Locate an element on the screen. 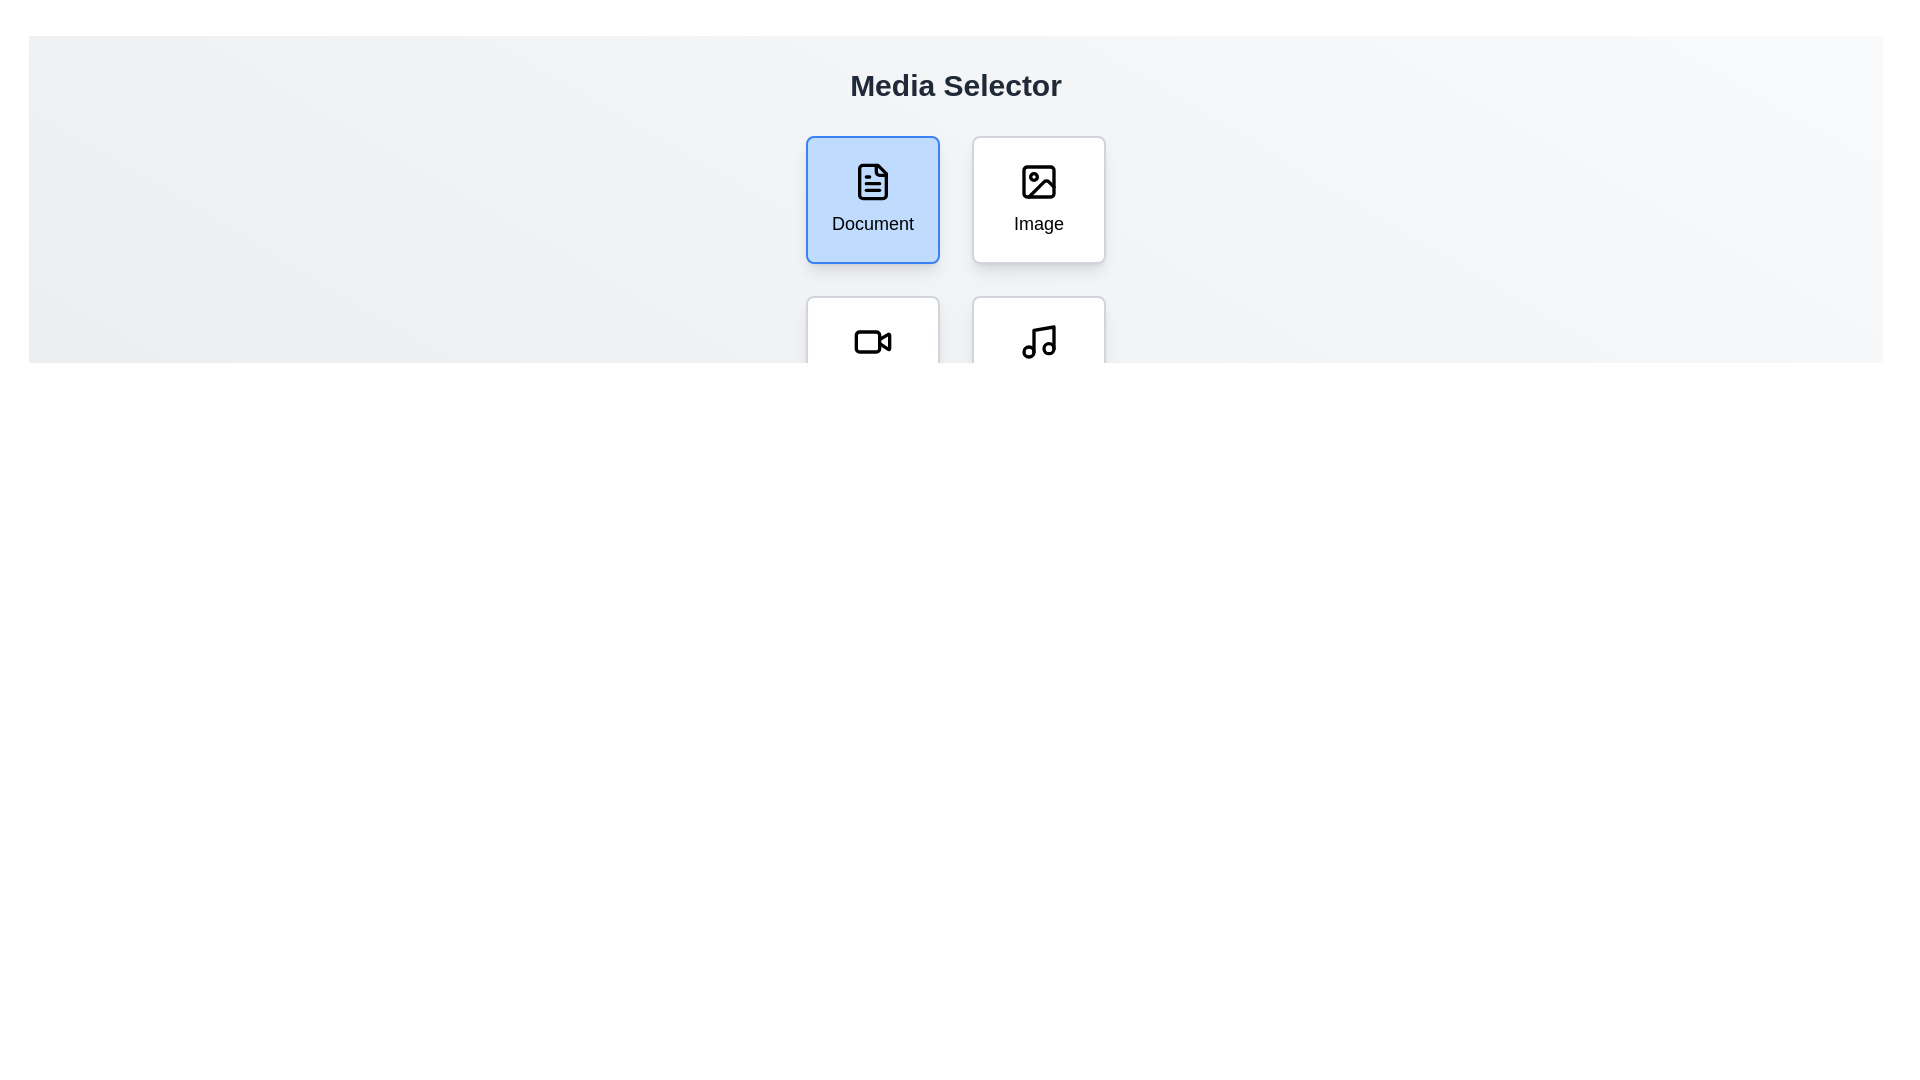 The image size is (1920, 1080). the Video button to select it is located at coordinates (873, 358).